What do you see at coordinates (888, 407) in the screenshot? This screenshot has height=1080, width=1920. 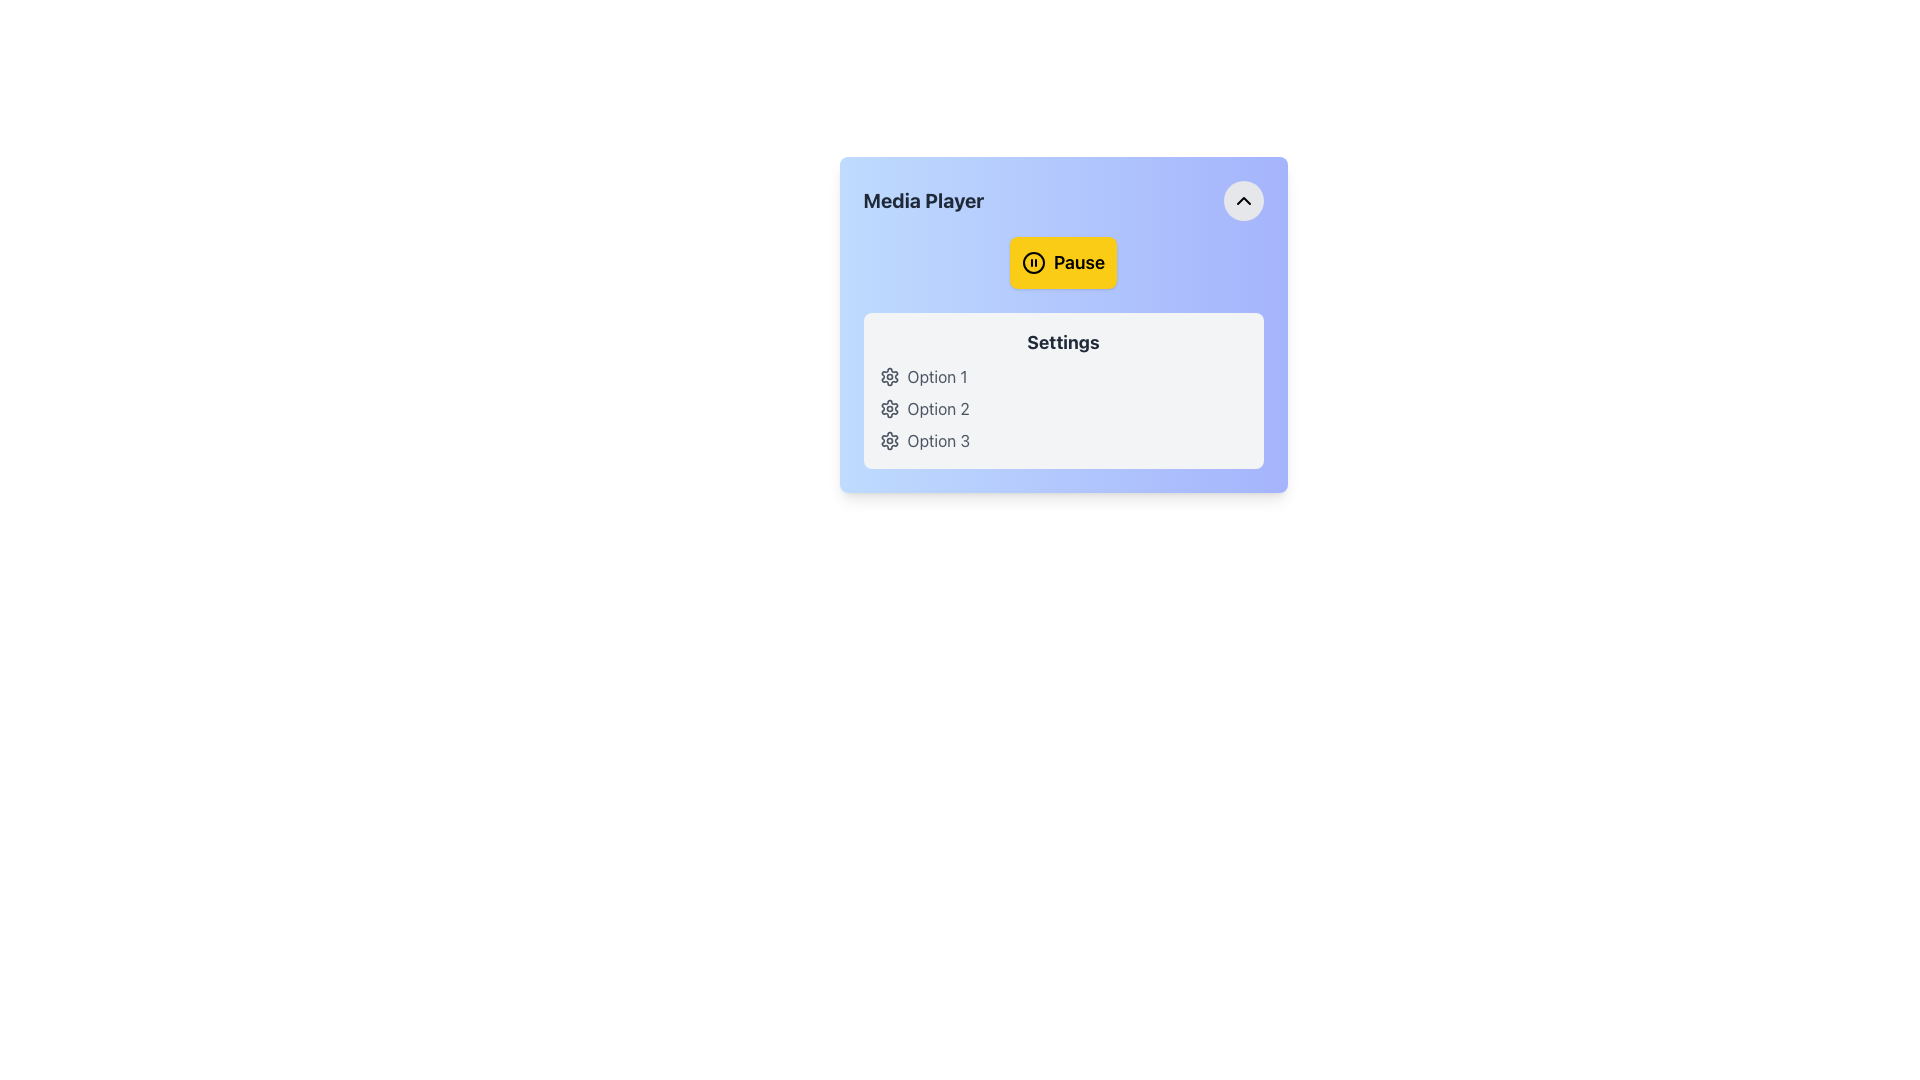 I see `the gear-shaped icon representing settings, located to the left of the text 'Option 2' in the vertical list under the 'Settings' section` at bounding box center [888, 407].